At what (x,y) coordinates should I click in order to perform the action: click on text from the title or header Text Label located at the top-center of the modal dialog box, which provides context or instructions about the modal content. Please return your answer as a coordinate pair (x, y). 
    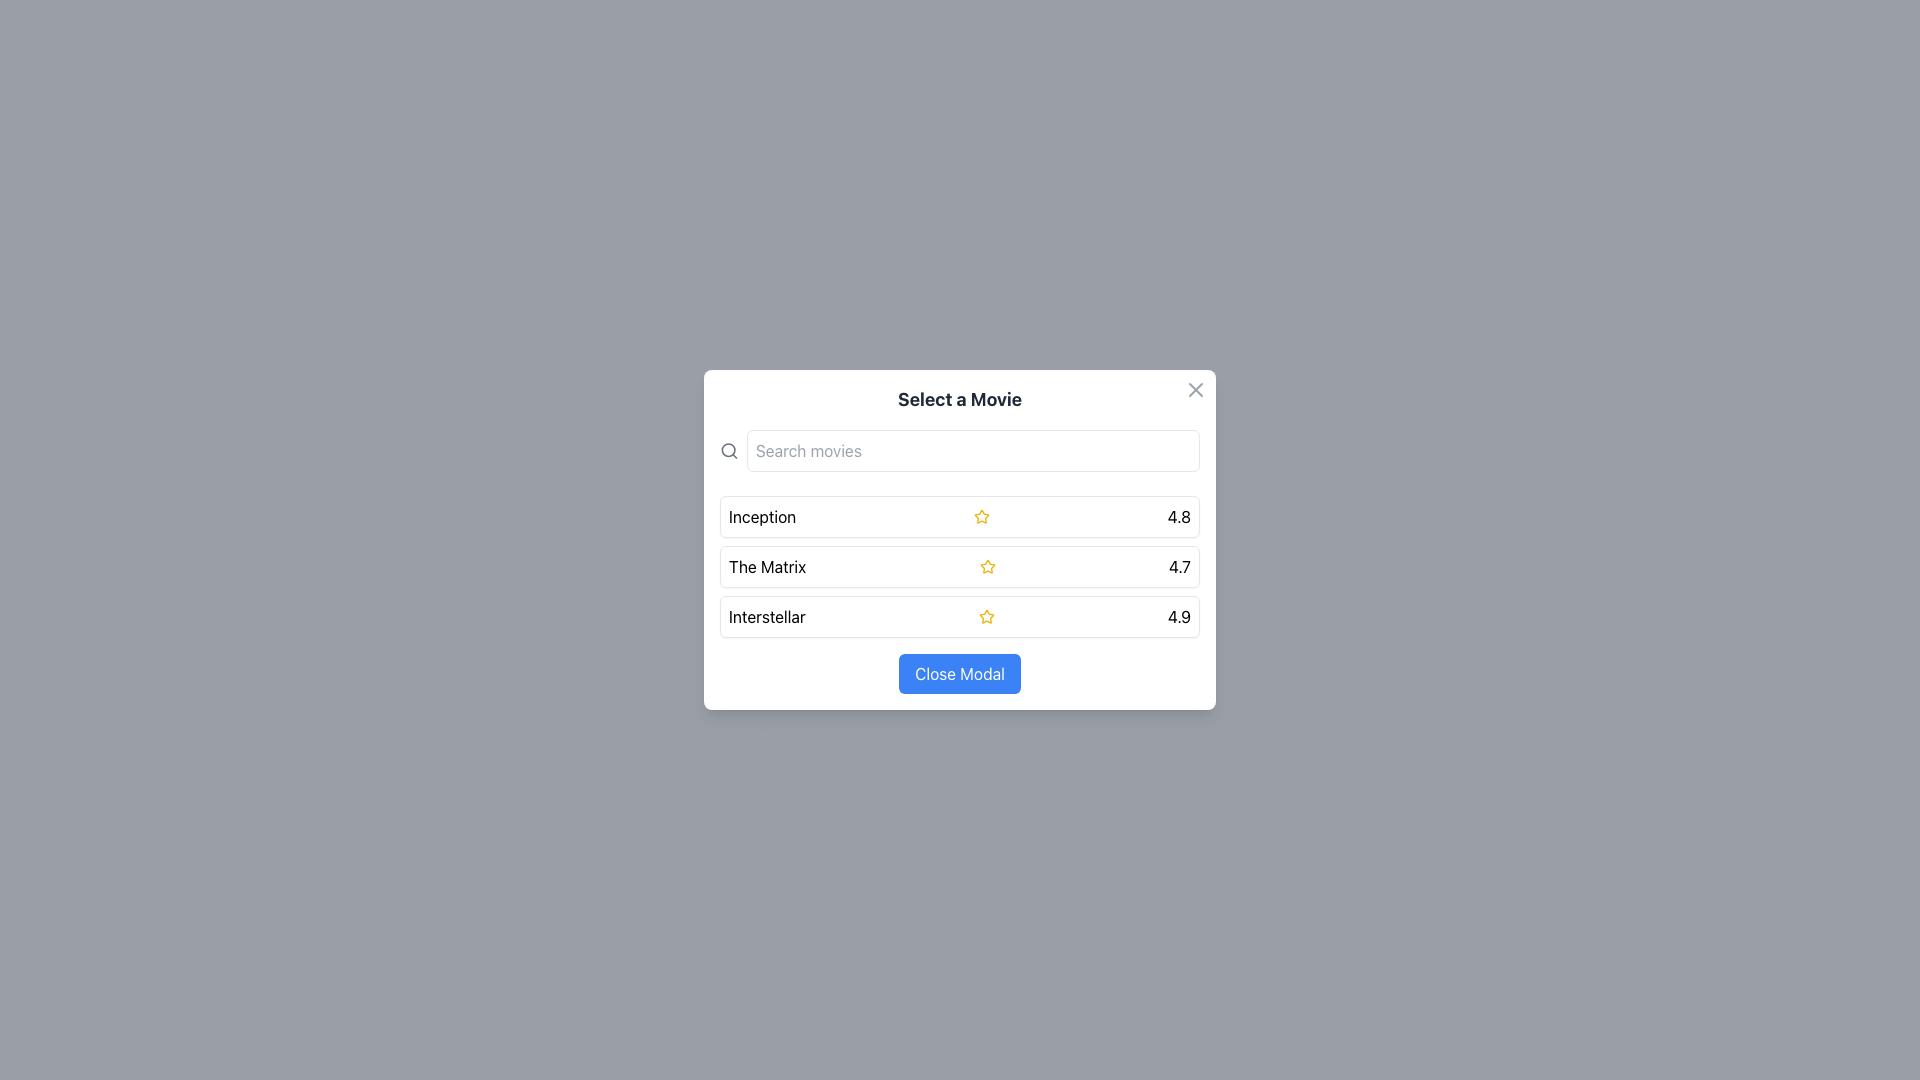
    Looking at the image, I should click on (960, 400).